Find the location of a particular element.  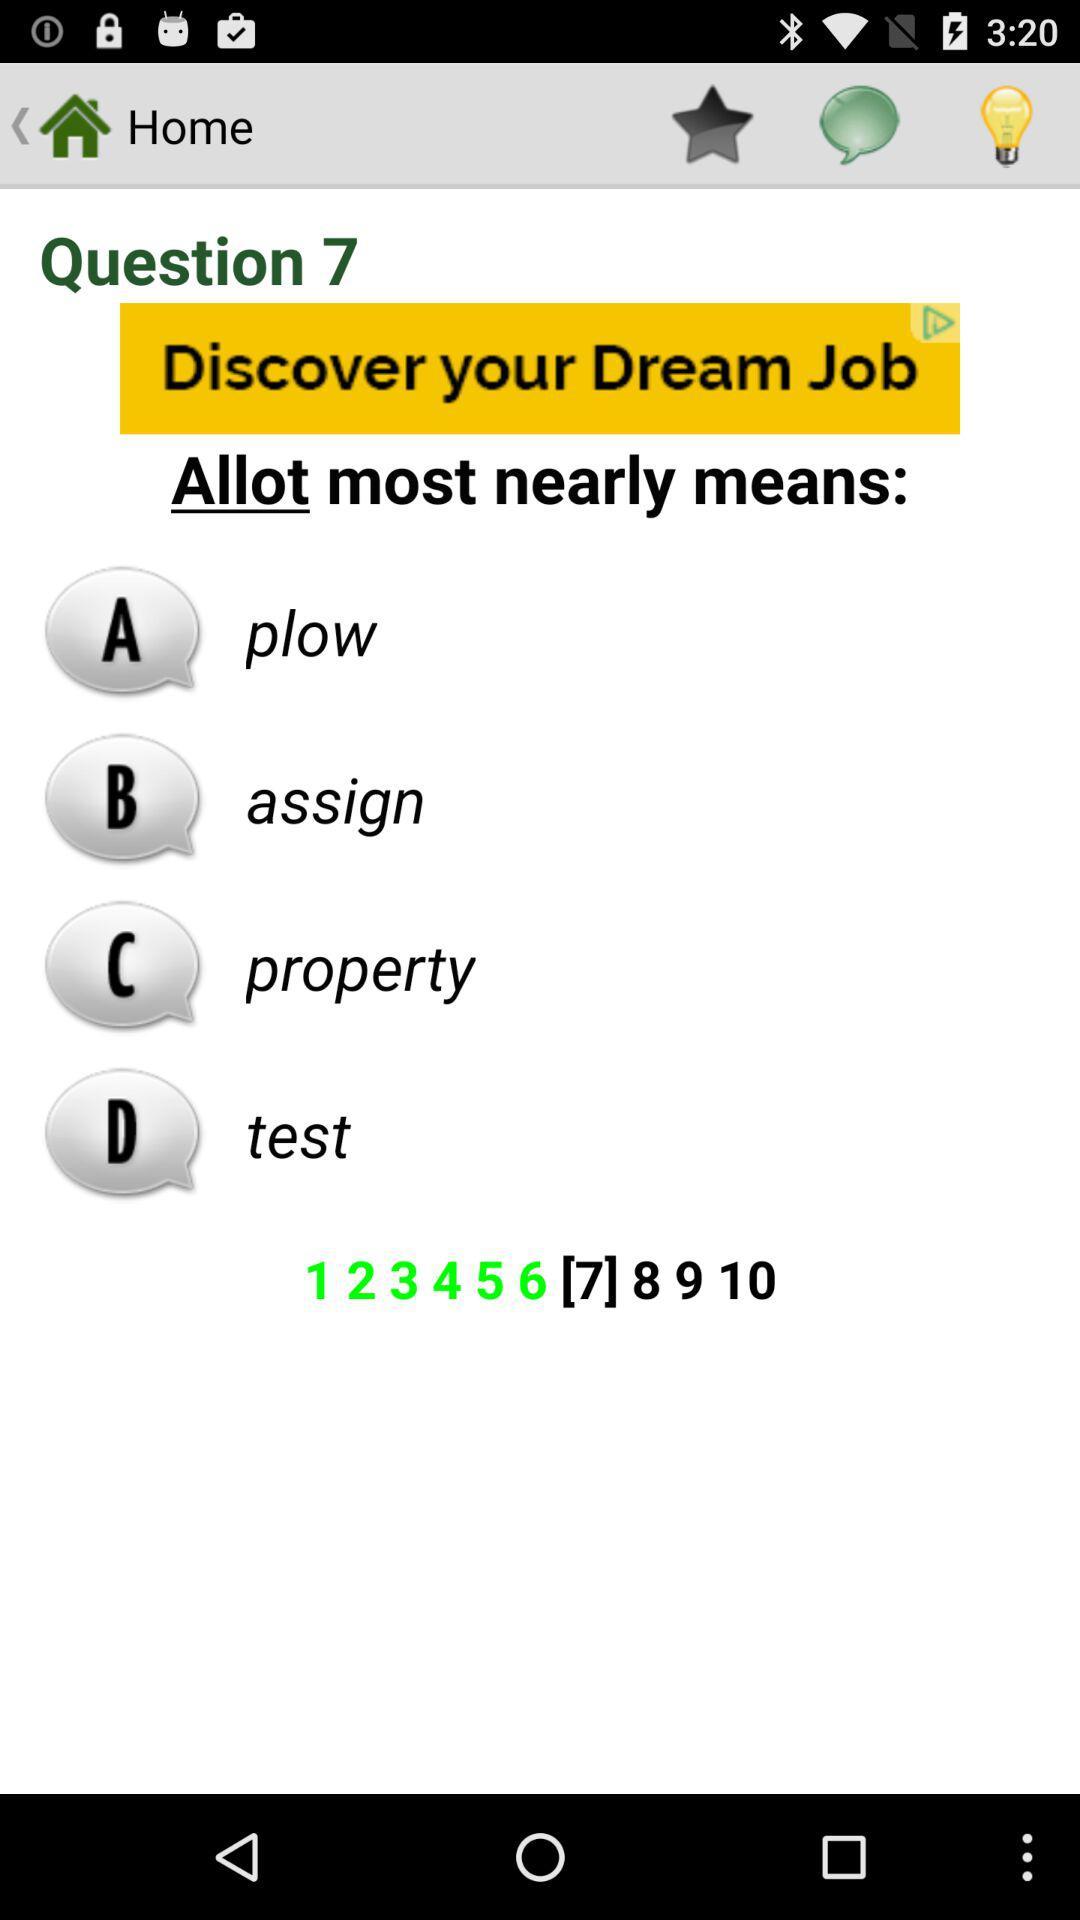

advertisement is located at coordinates (540, 368).